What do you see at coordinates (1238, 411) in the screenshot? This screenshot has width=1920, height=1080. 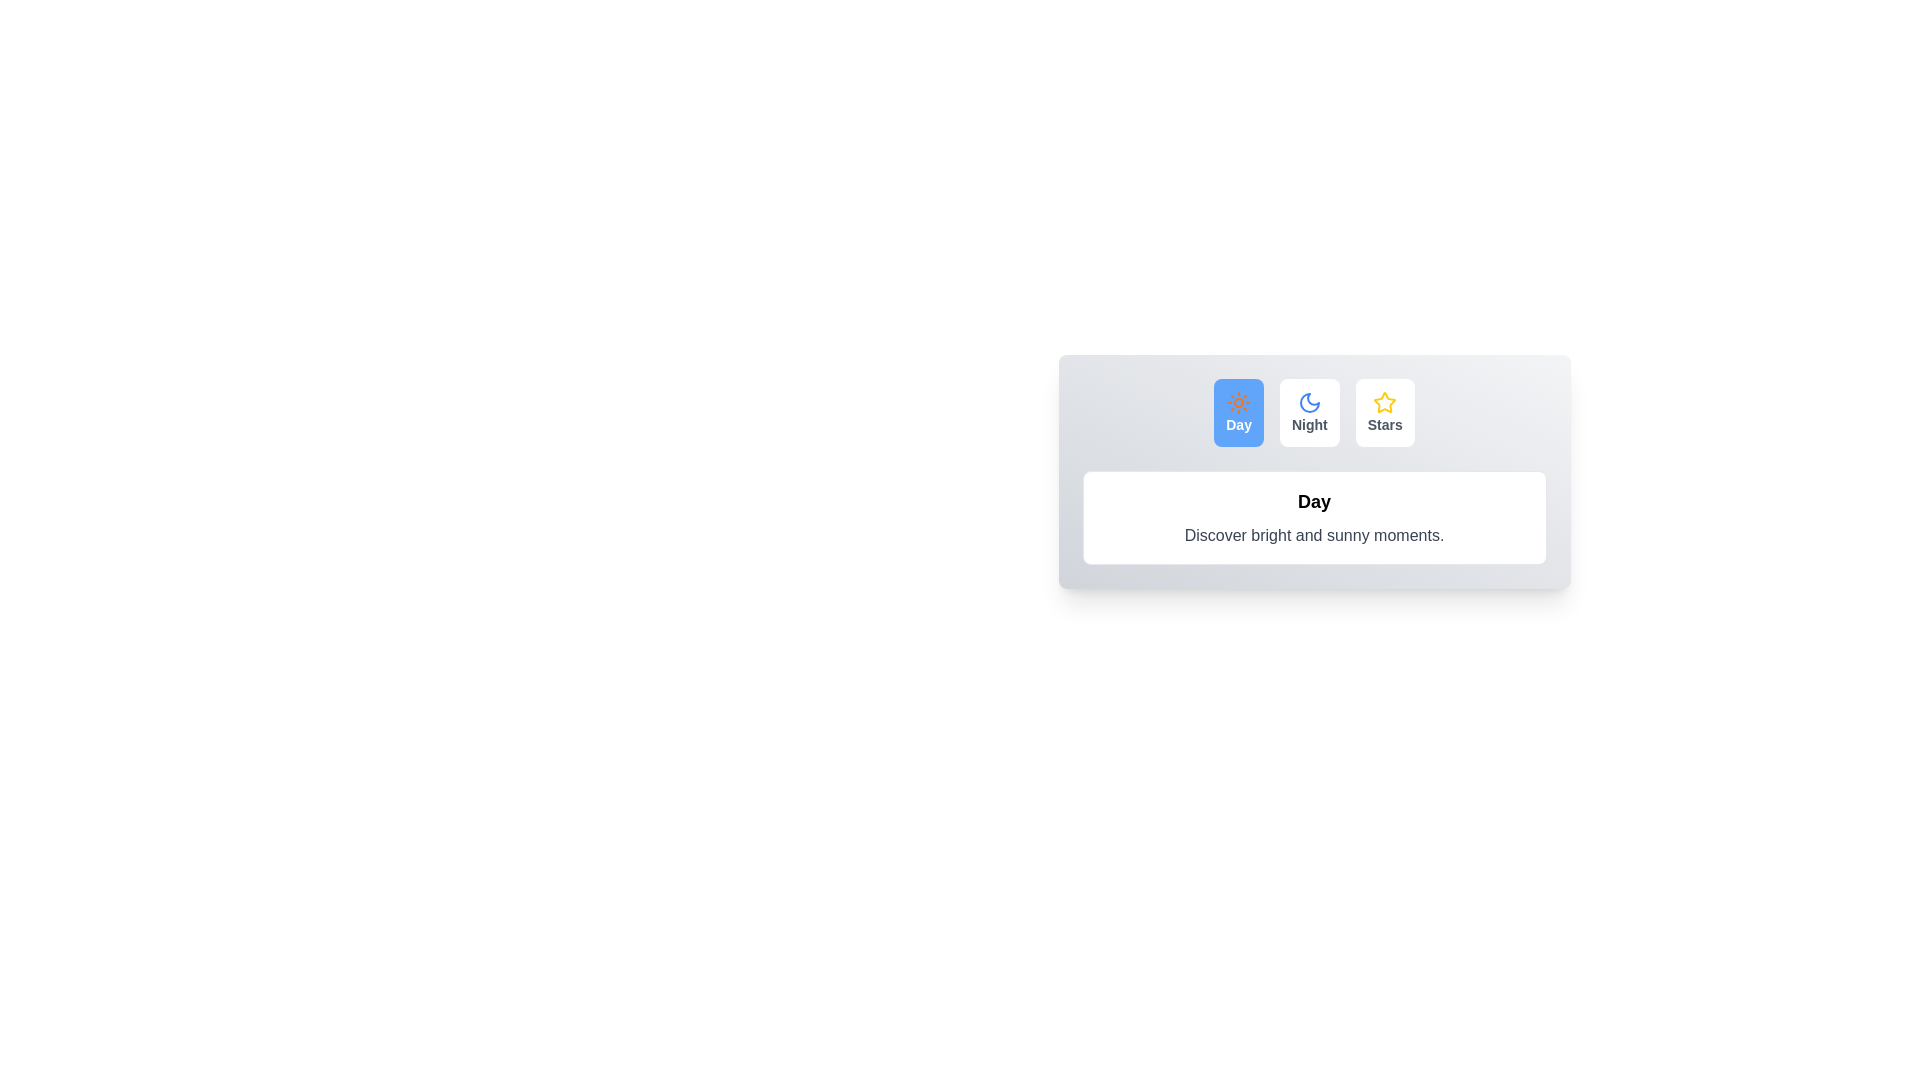 I see `the Day tab to activate it` at bounding box center [1238, 411].